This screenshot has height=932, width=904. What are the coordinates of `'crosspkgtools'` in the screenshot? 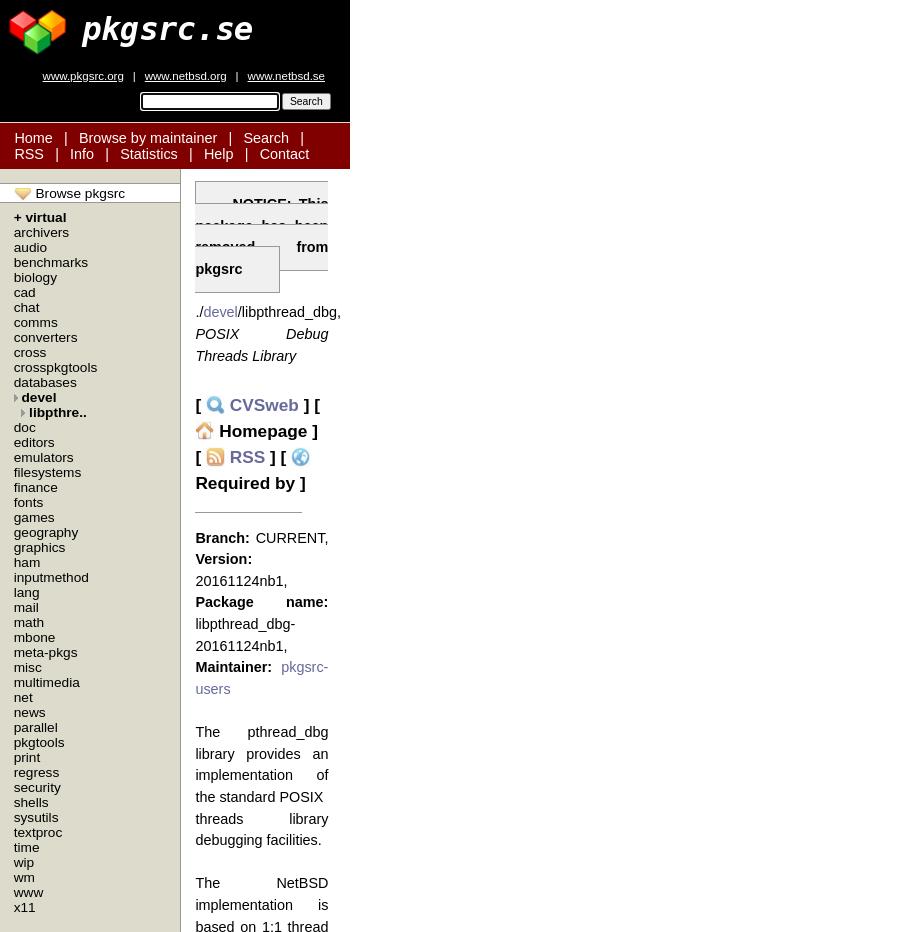 It's located at (53, 366).